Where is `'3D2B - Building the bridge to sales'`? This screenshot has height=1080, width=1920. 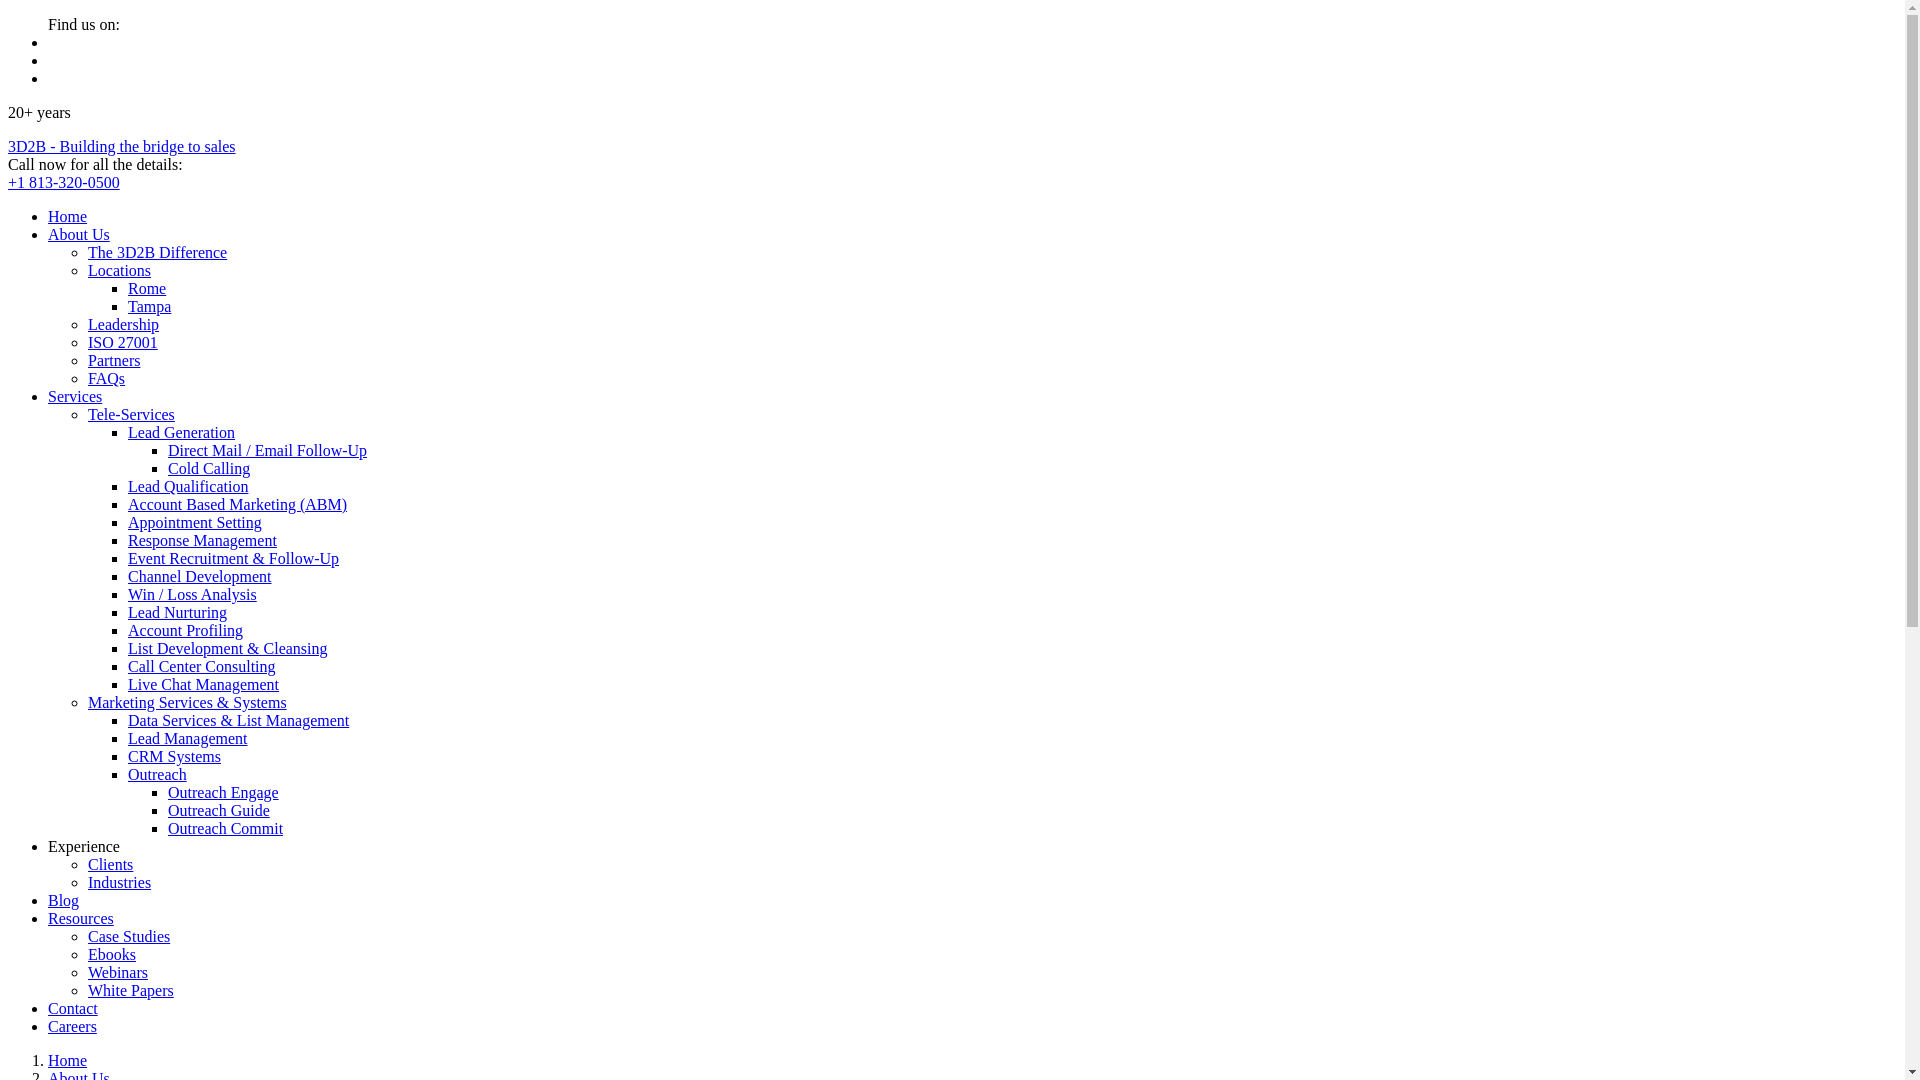 '3D2B - Building the bridge to sales' is located at coordinates (8, 145).